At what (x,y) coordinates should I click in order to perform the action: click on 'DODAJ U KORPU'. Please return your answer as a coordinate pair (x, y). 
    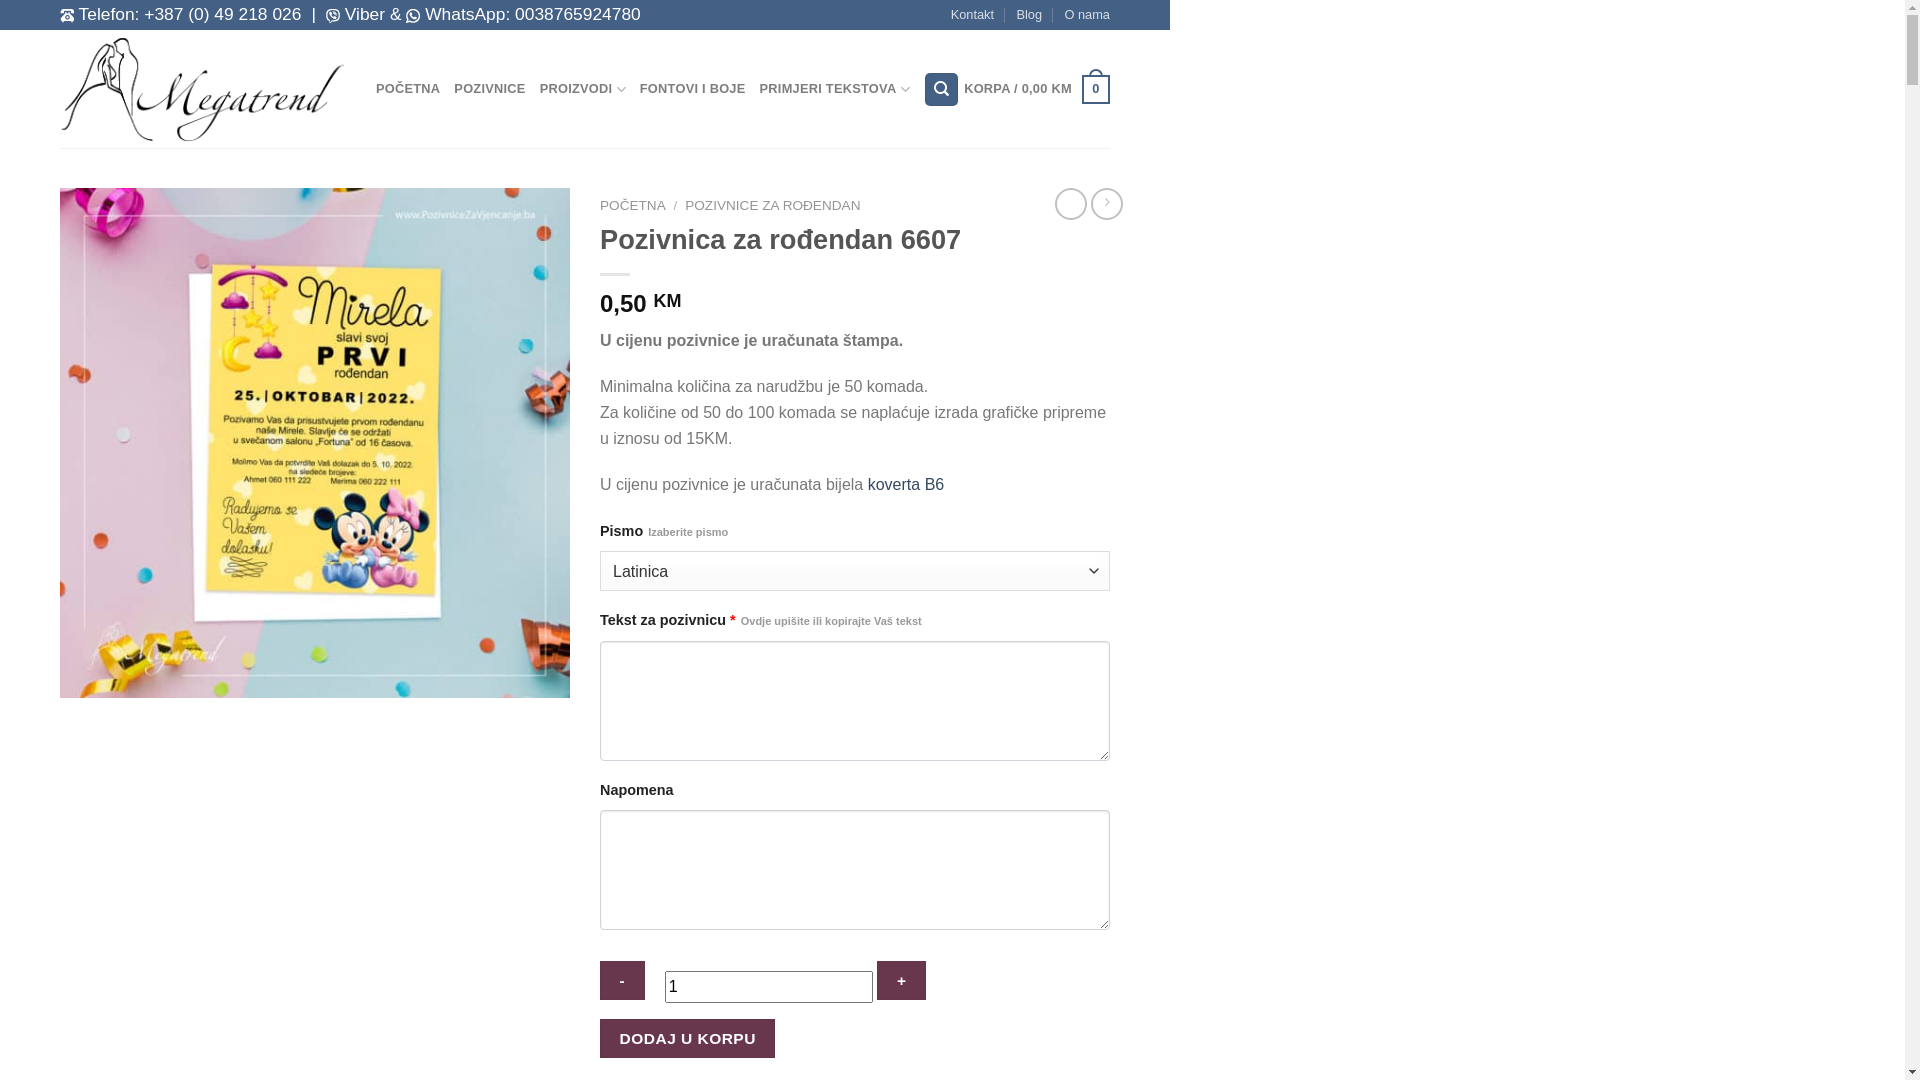
    Looking at the image, I should click on (687, 1037).